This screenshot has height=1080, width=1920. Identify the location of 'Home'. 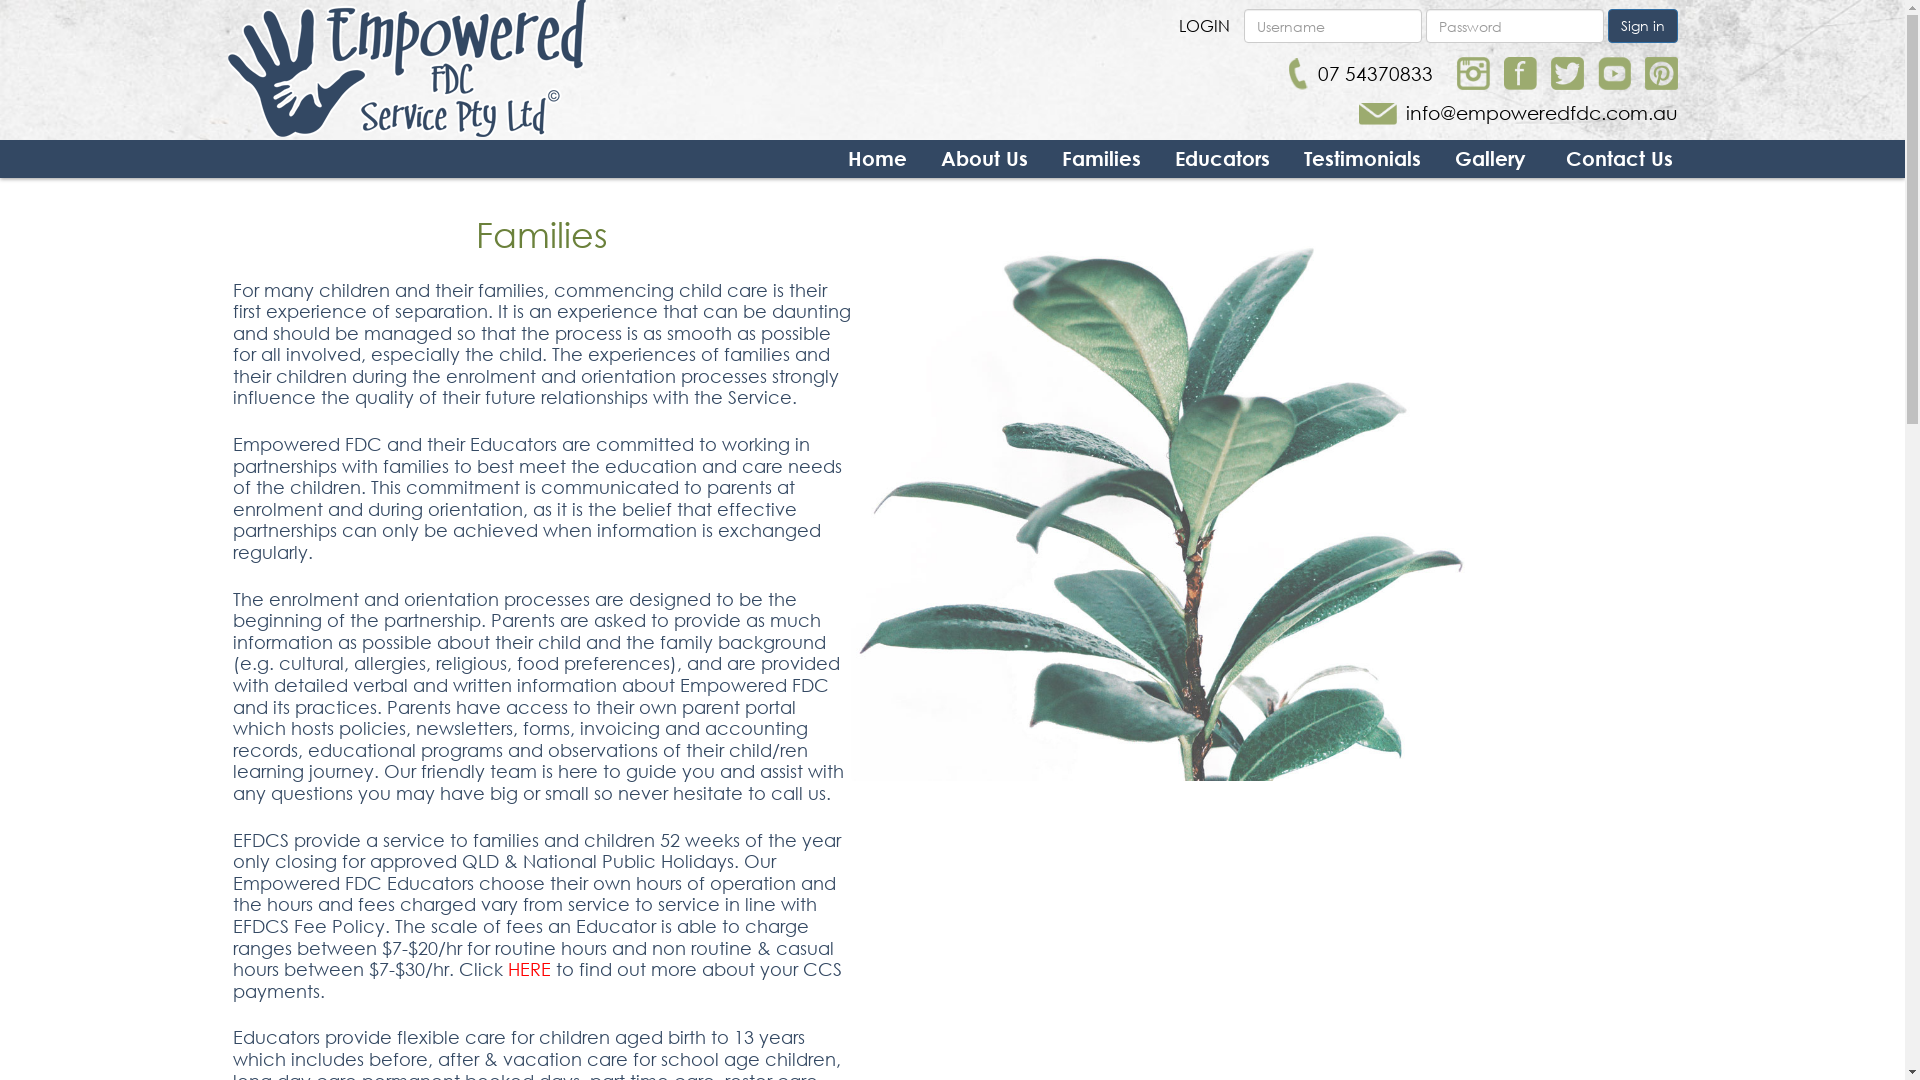
(877, 157).